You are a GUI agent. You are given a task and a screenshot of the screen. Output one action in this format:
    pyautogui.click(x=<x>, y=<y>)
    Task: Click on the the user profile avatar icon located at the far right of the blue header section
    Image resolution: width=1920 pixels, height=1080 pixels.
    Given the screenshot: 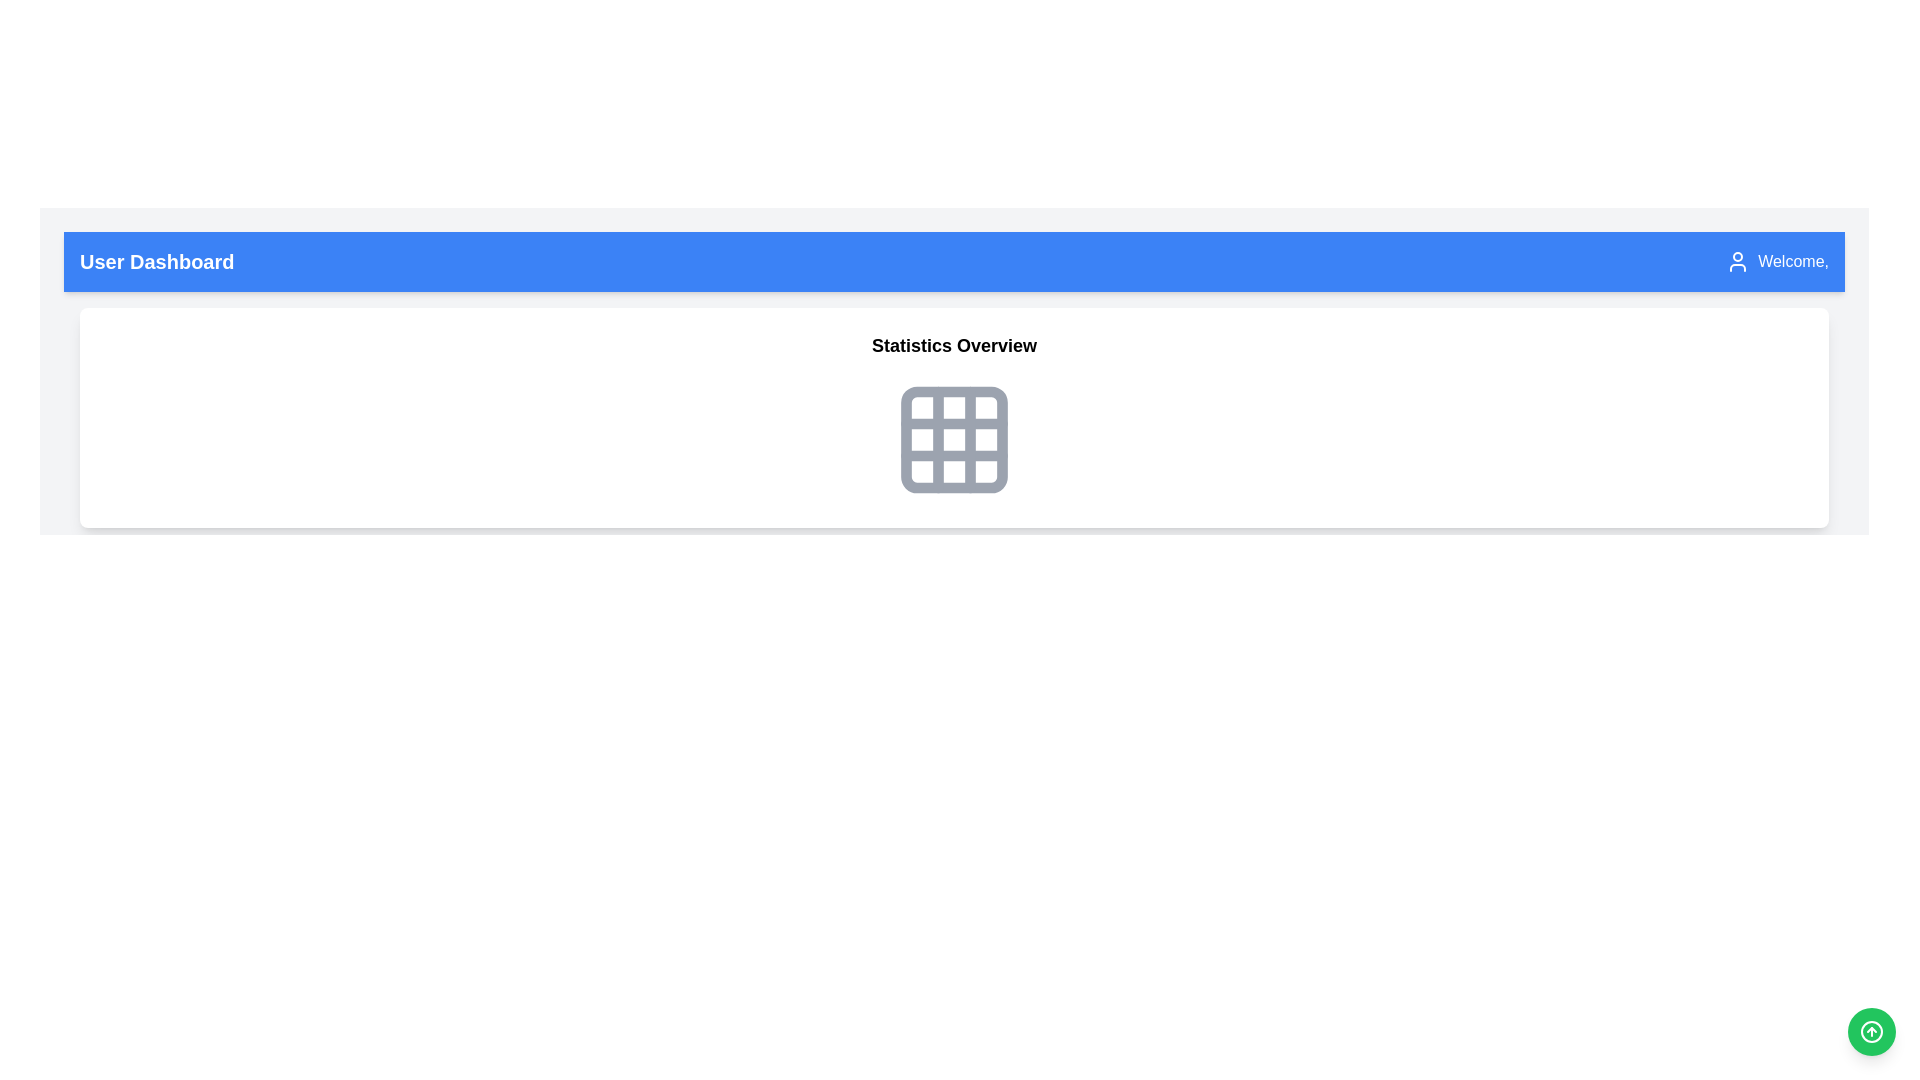 What is the action you would take?
    pyautogui.click(x=1737, y=261)
    